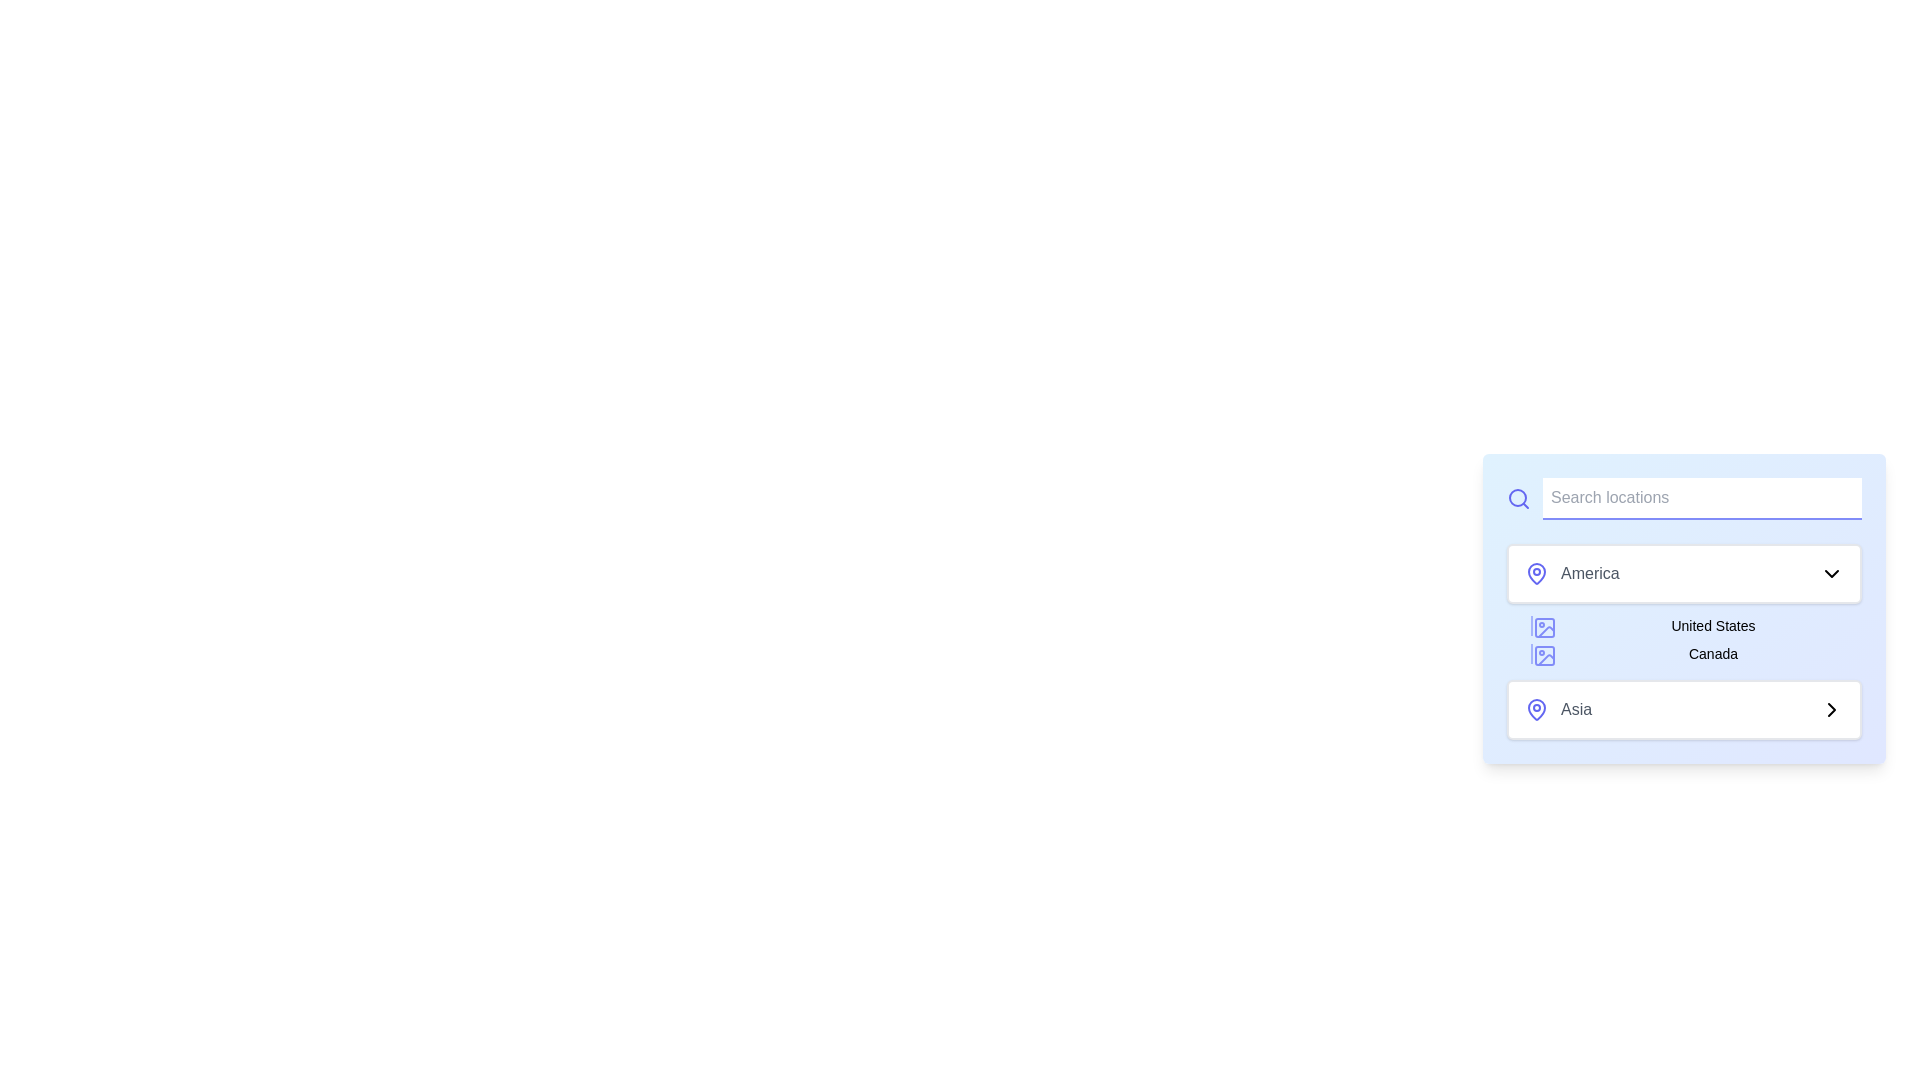  Describe the element at coordinates (1683, 640) in the screenshot. I see `the list item group displaying selectable options for countries under the 'America' section` at that location.